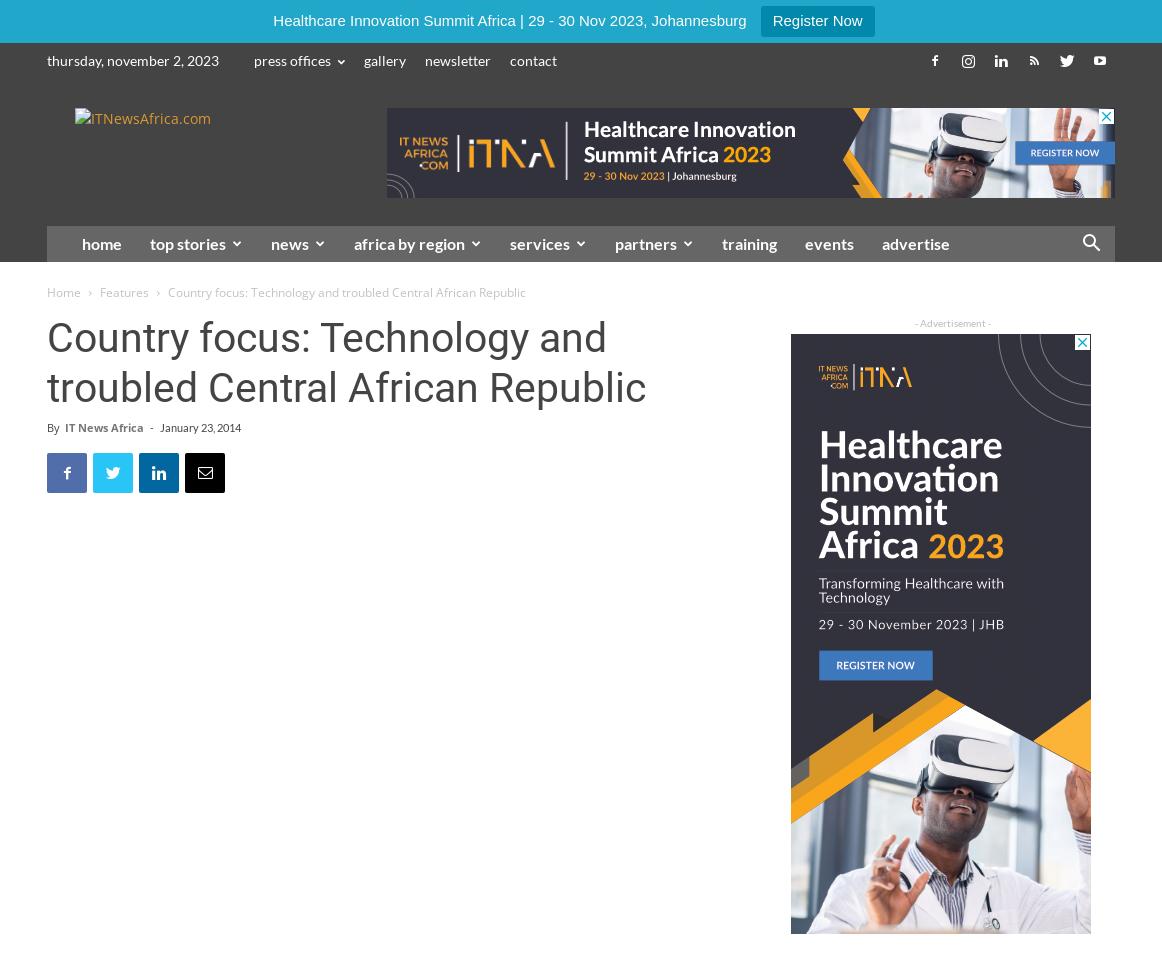  Describe the element at coordinates (149, 427) in the screenshot. I see `'-'` at that location.